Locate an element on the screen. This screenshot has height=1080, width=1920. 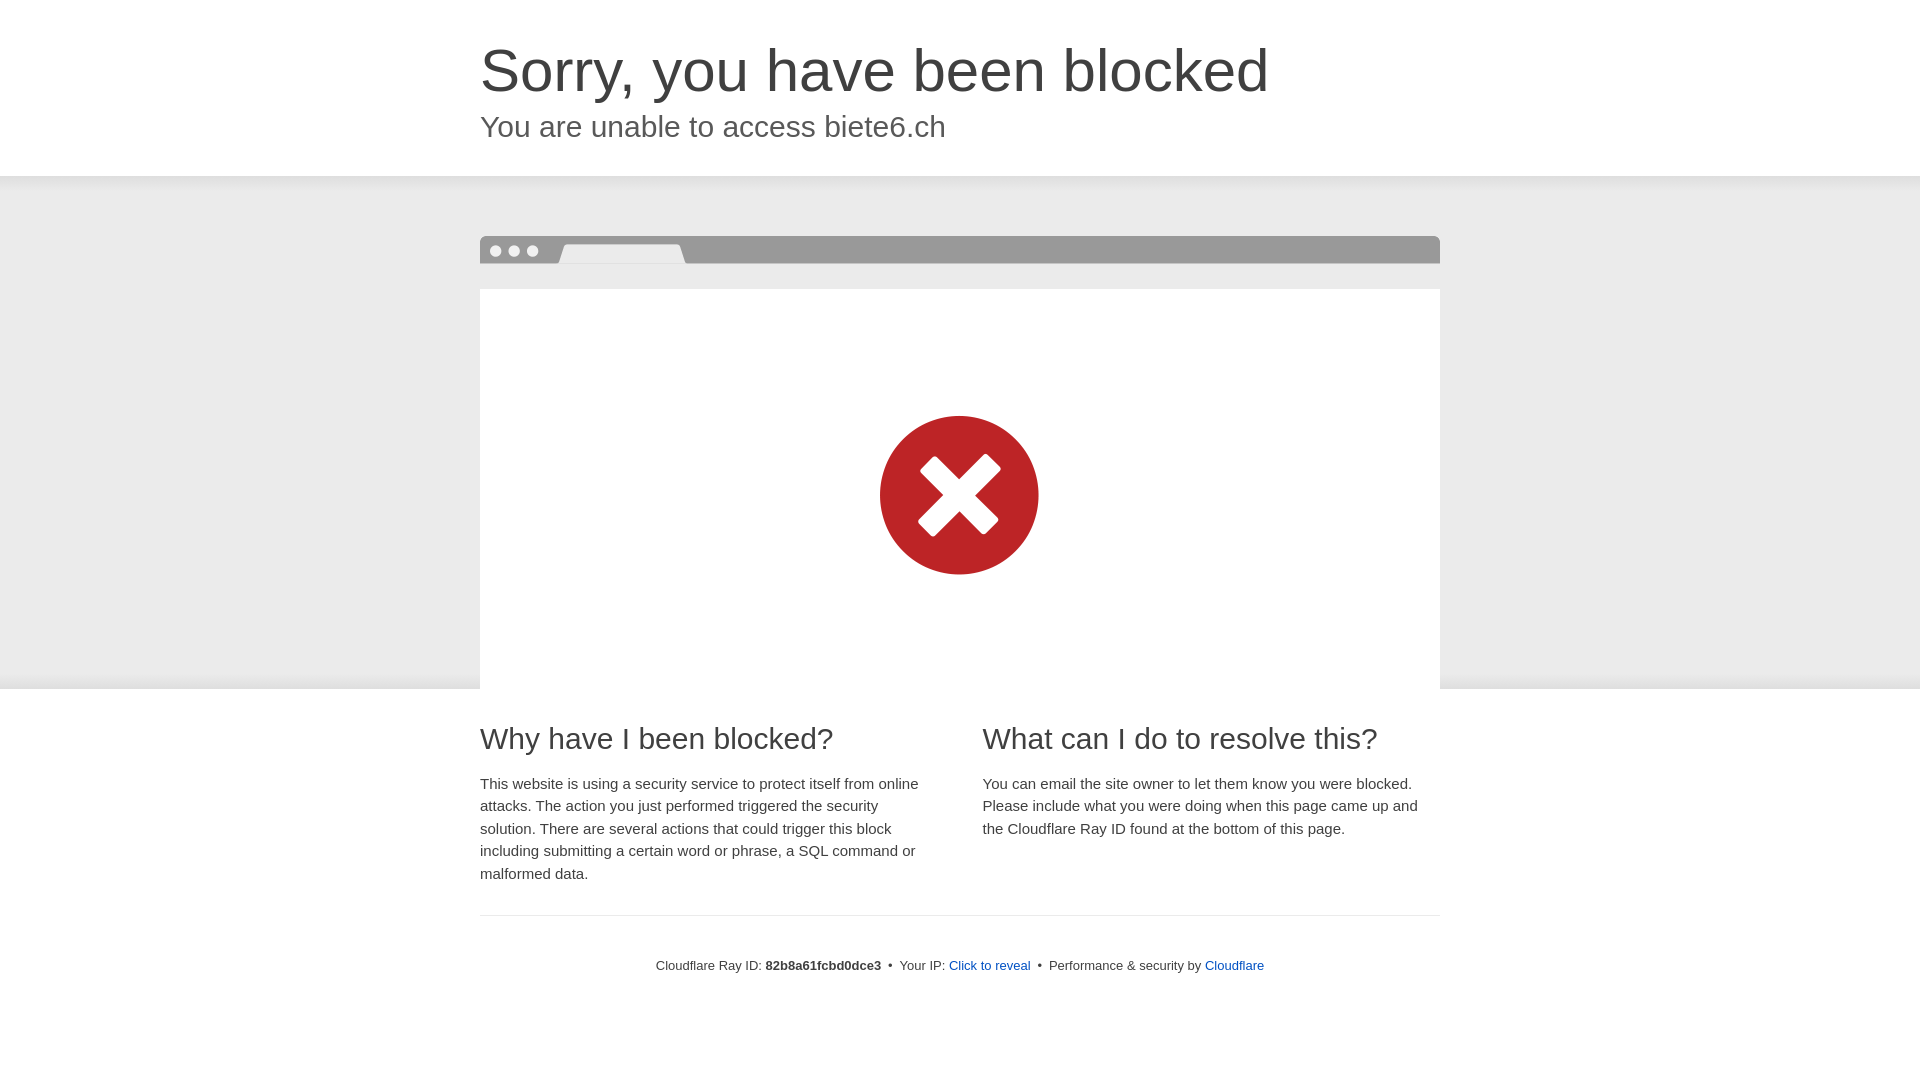
'Click to reveal' is located at coordinates (989, 964).